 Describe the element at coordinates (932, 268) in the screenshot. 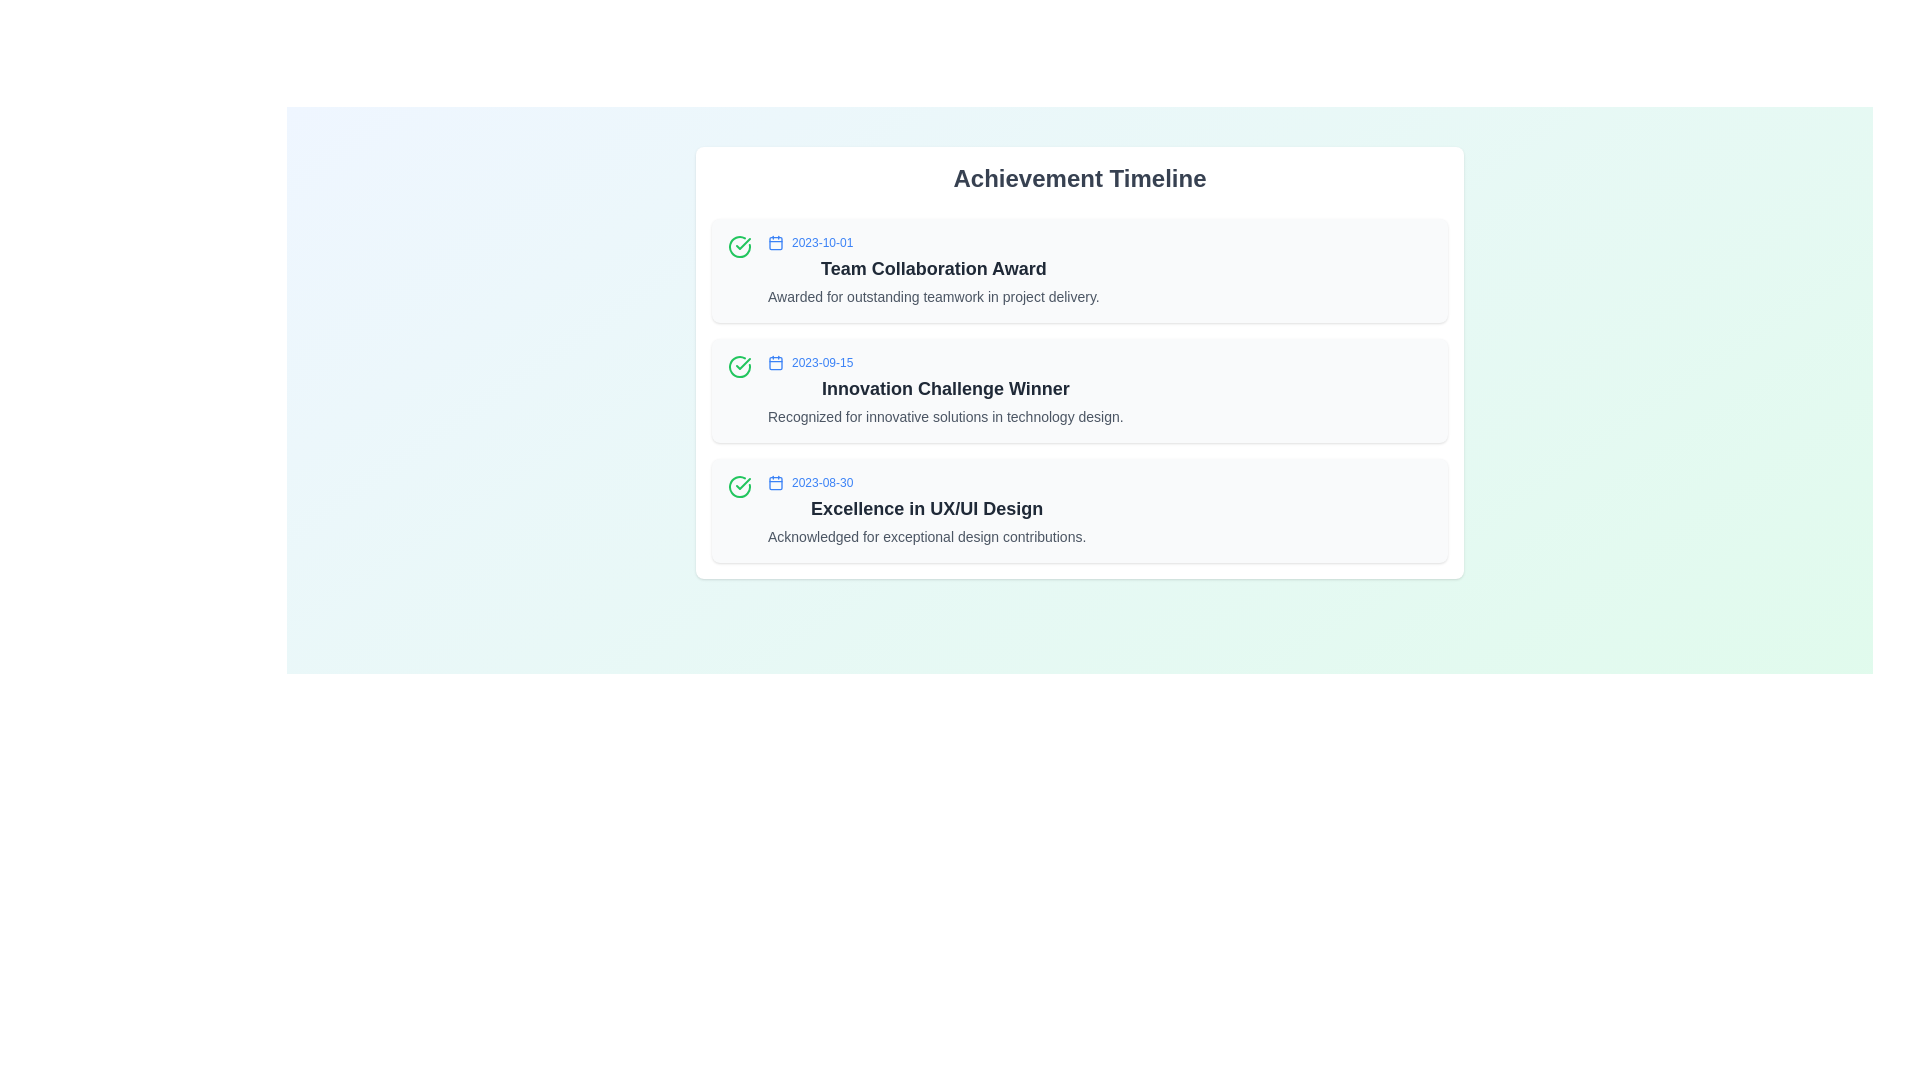

I see `text label 'Team Collaboration Award', which is a prominent bold heading located centrally beneath a date and icon, and above a descriptive paragraph` at that location.